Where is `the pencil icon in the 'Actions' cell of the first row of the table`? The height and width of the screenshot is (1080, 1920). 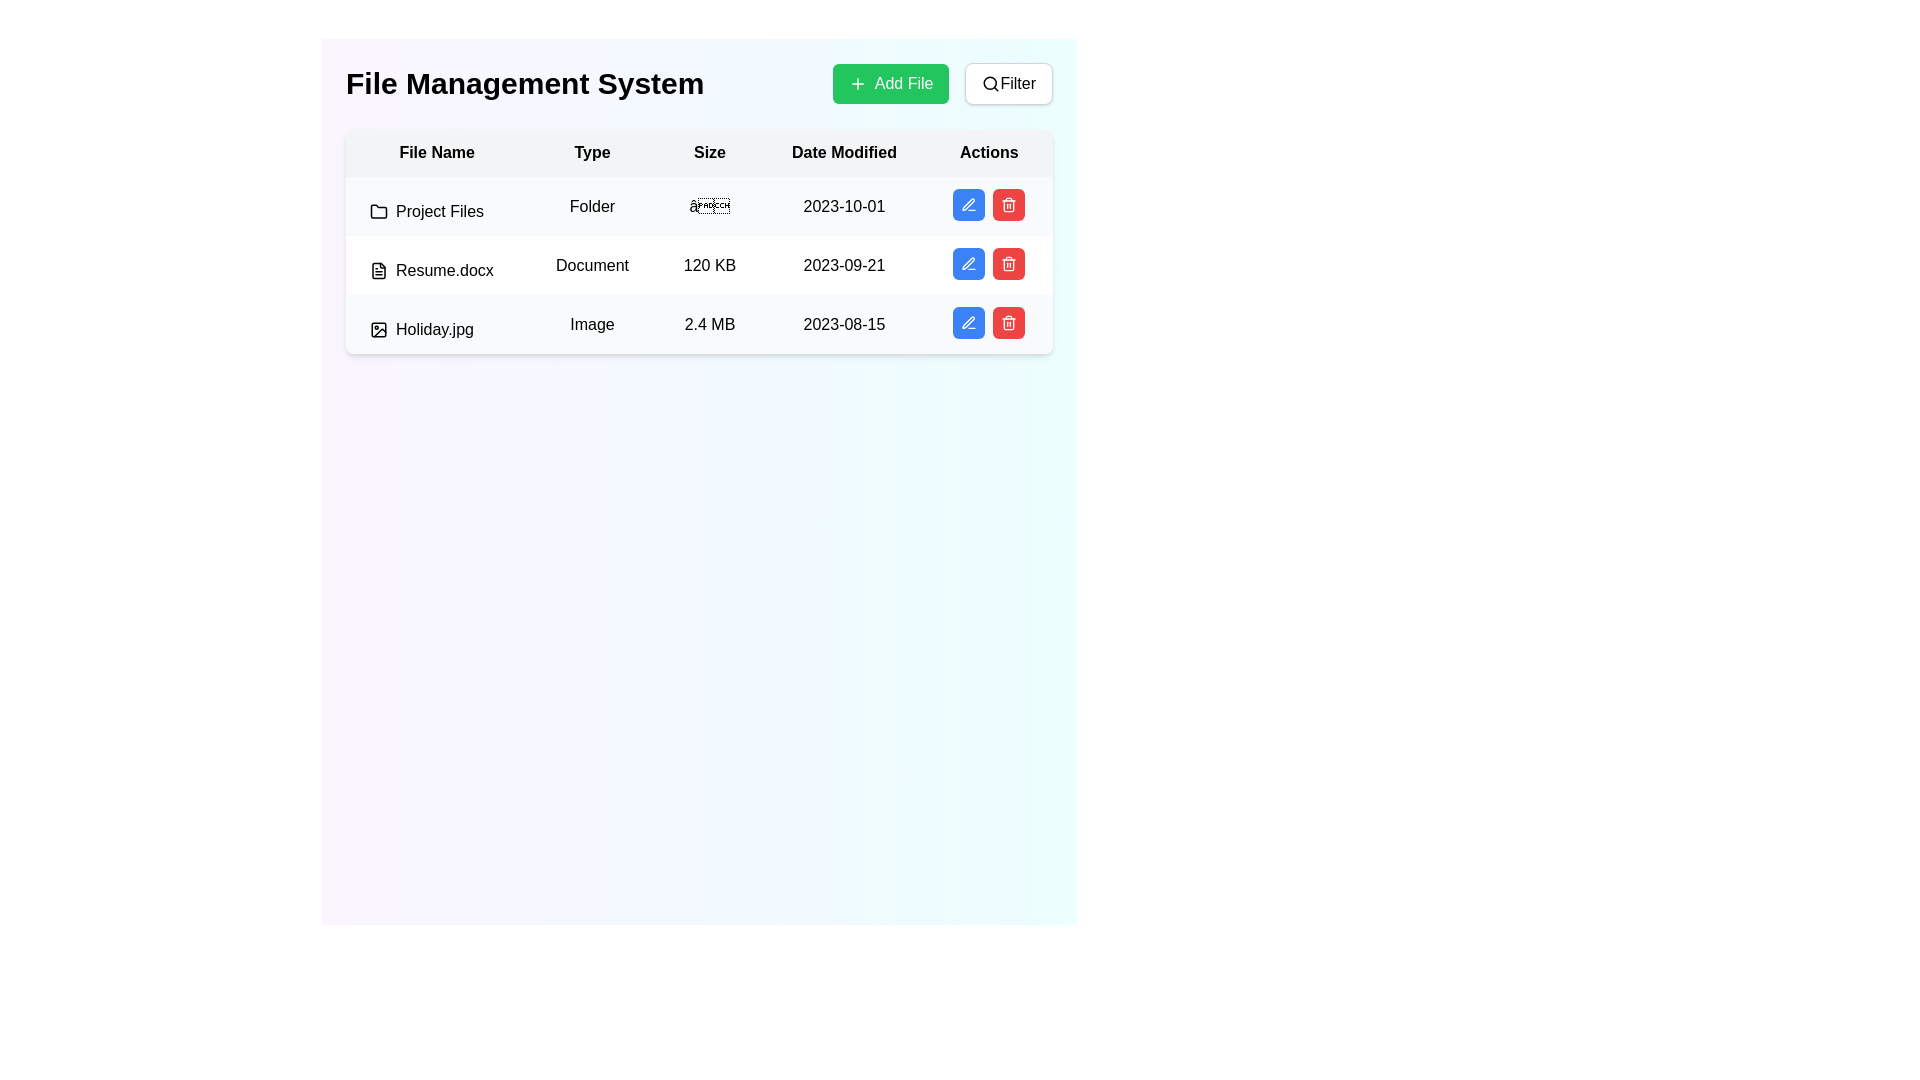
the pencil icon in the 'Actions' cell of the first row of the table is located at coordinates (989, 204).